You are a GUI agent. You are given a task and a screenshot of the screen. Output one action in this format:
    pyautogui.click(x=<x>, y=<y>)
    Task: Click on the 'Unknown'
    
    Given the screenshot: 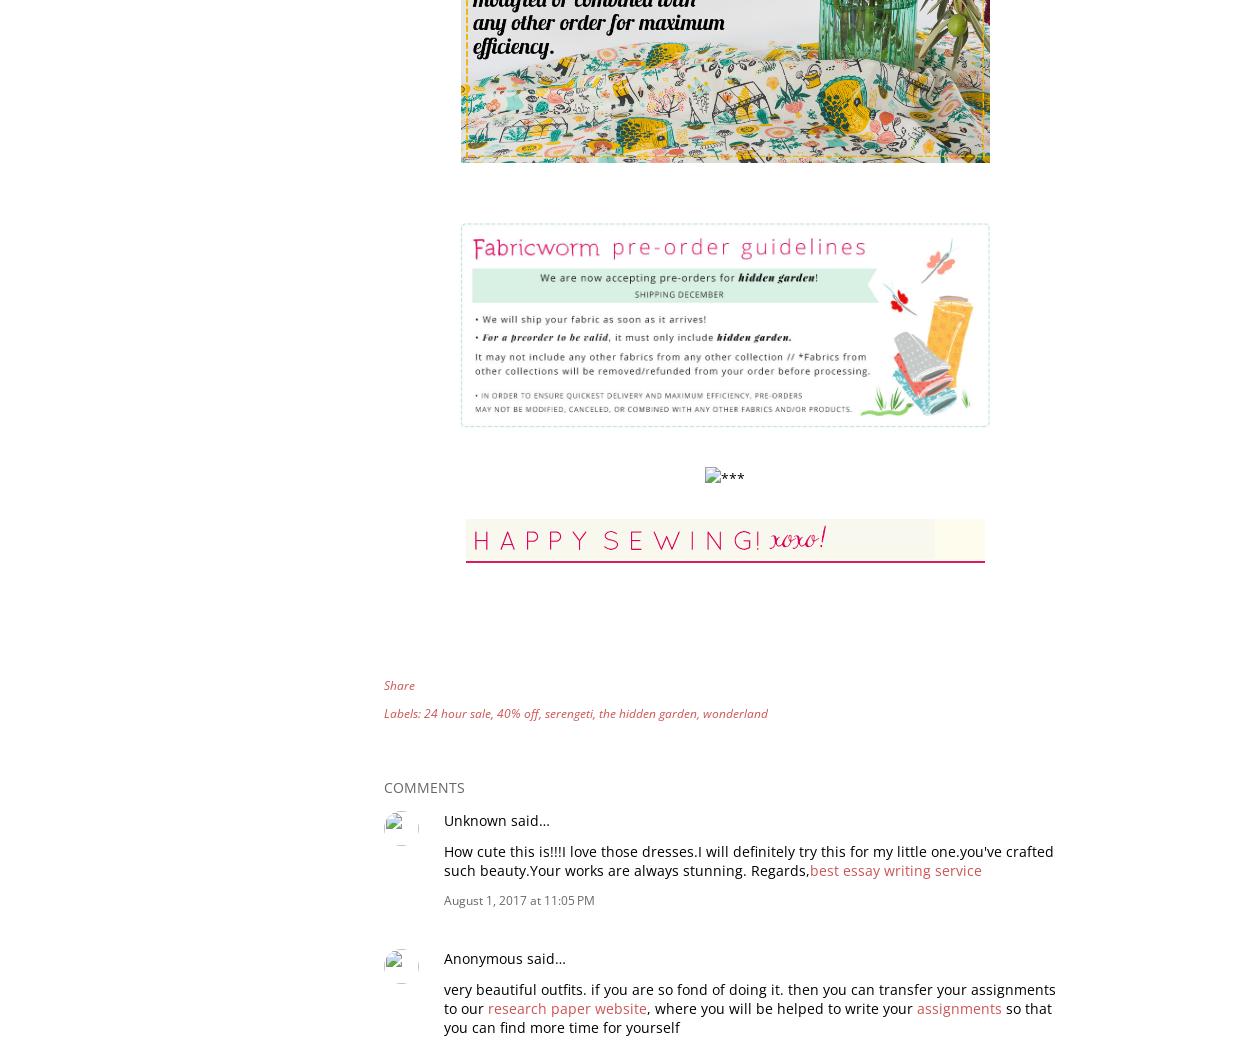 What is the action you would take?
    pyautogui.click(x=443, y=818)
    